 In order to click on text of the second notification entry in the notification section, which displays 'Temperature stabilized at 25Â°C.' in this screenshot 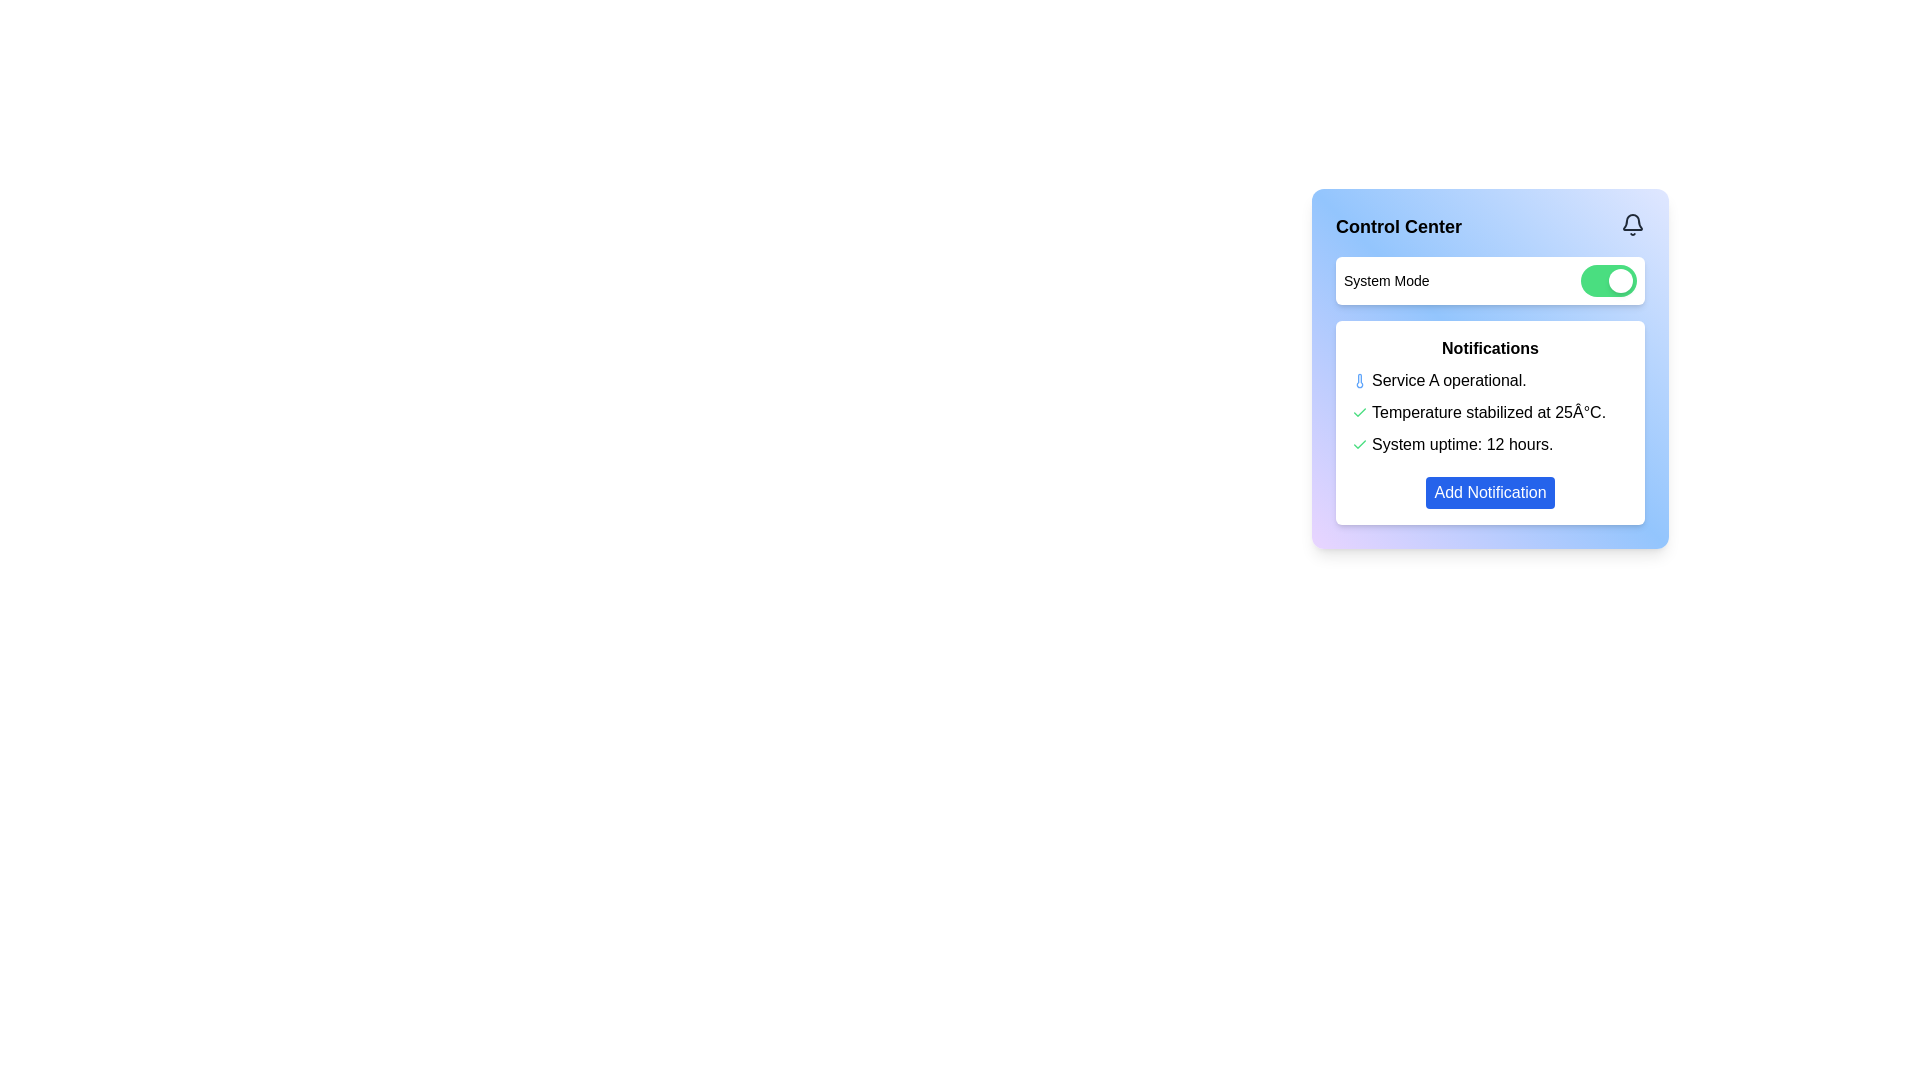, I will do `click(1490, 411)`.